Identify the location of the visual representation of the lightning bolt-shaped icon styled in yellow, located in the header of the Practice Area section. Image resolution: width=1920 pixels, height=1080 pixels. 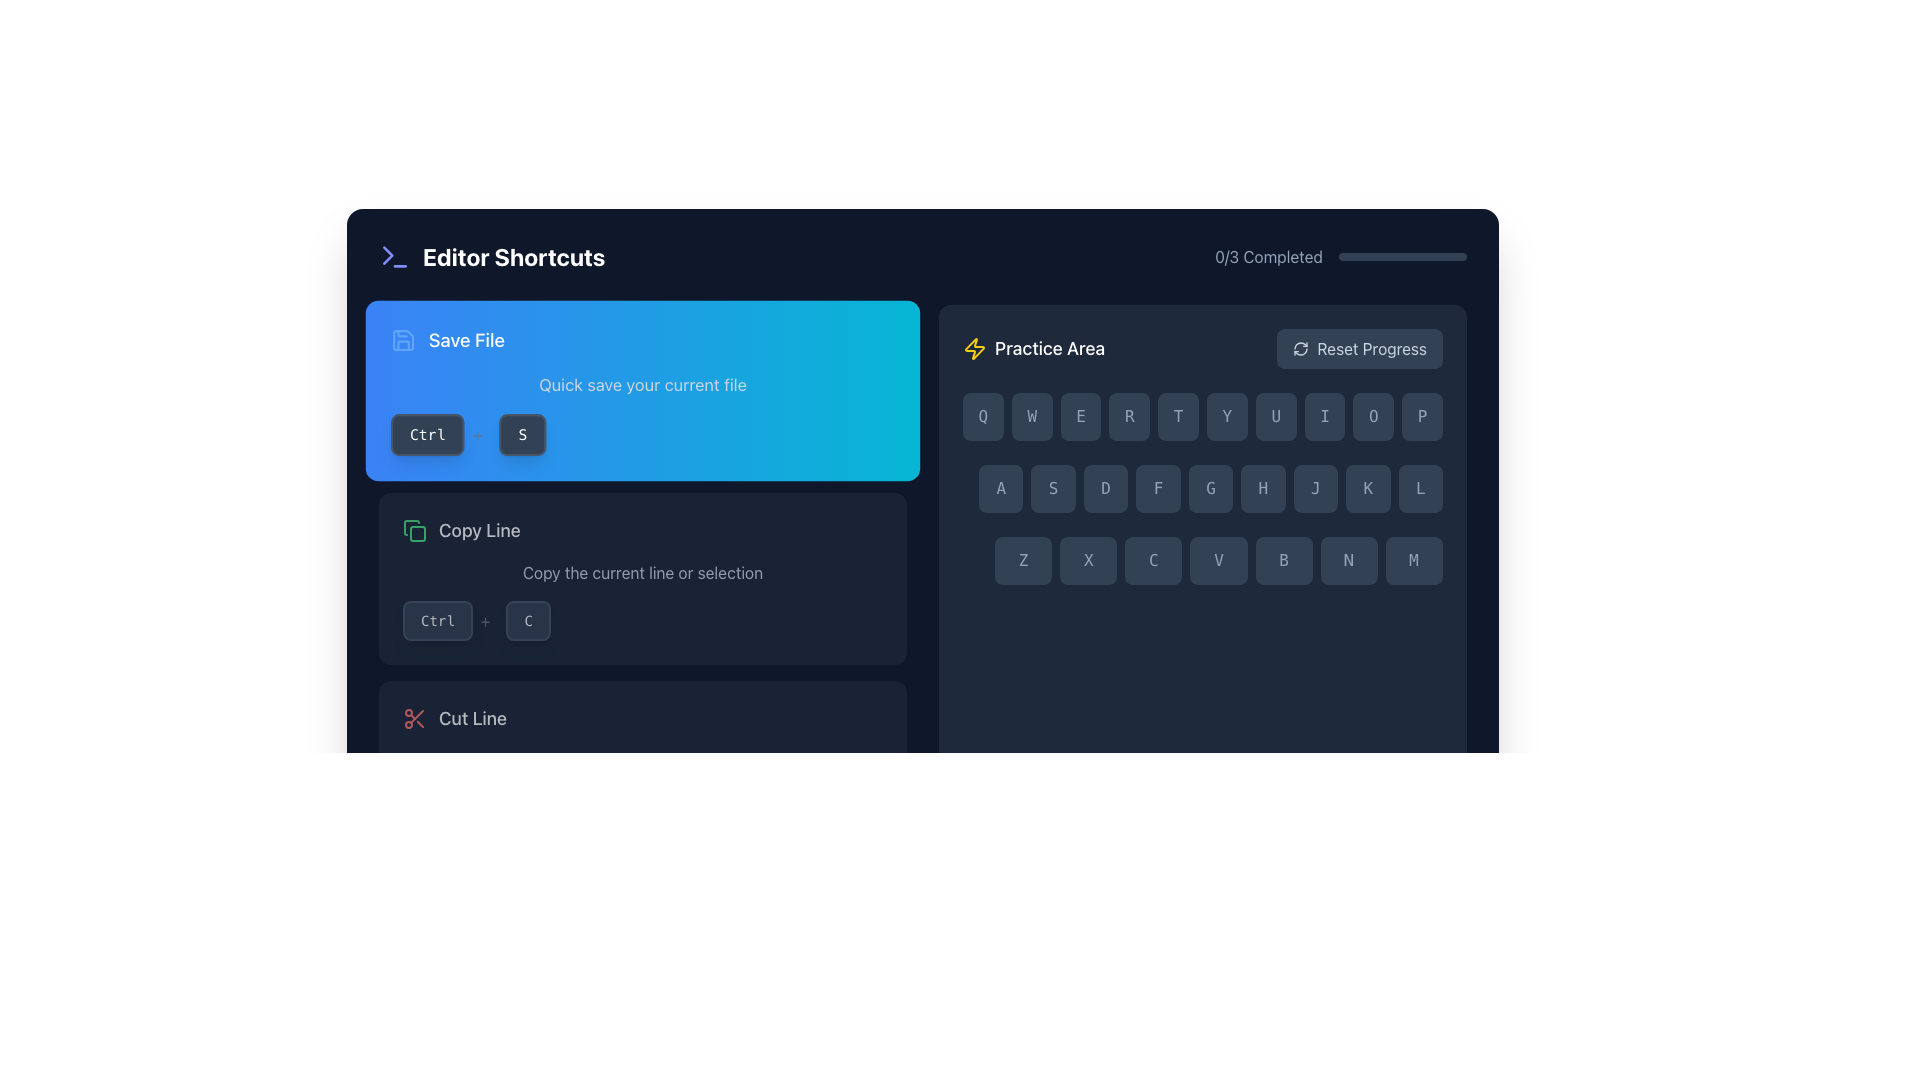
(974, 347).